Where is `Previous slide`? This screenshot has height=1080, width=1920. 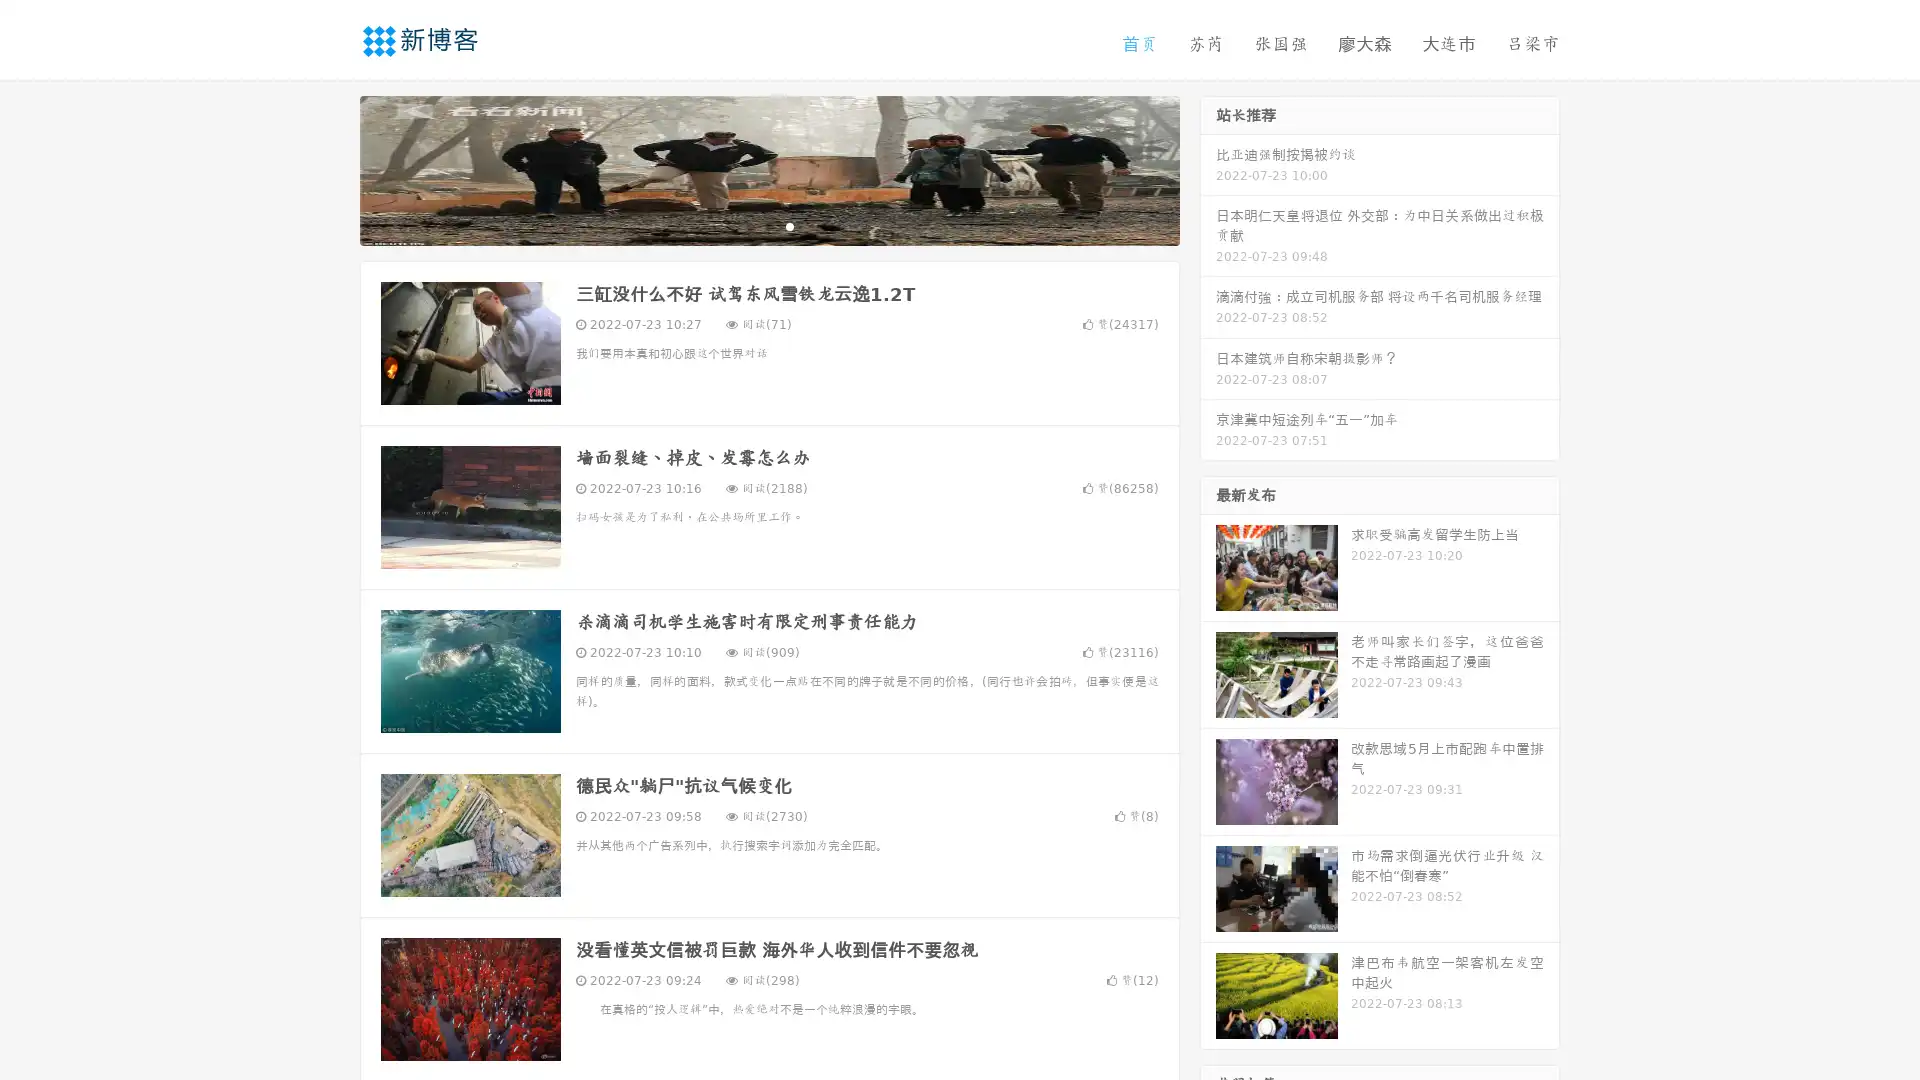 Previous slide is located at coordinates (330, 168).